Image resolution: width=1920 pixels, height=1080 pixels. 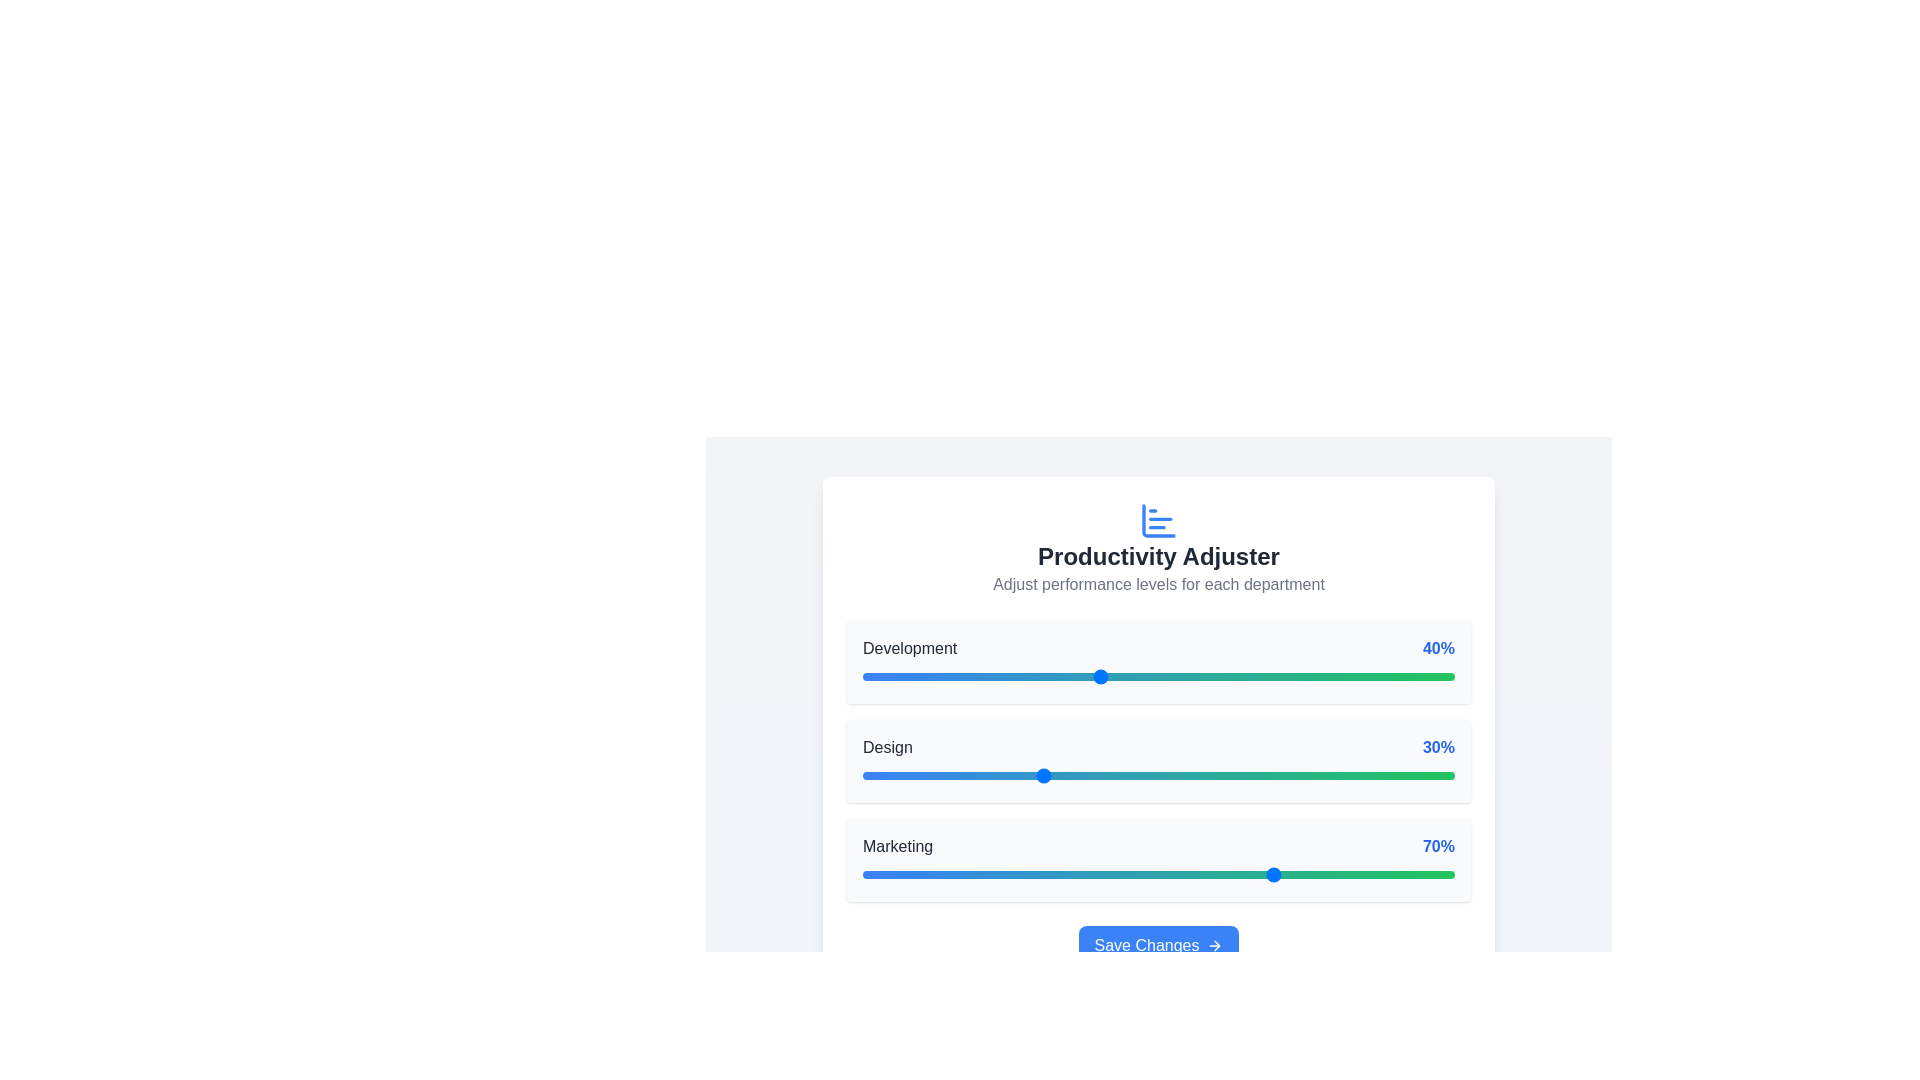 What do you see at coordinates (1158, 548) in the screenshot?
I see `the 'Productivity Adjuster' header section, which features a blue bar chart icon and bold dark gray text` at bounding box center [1158, 548].